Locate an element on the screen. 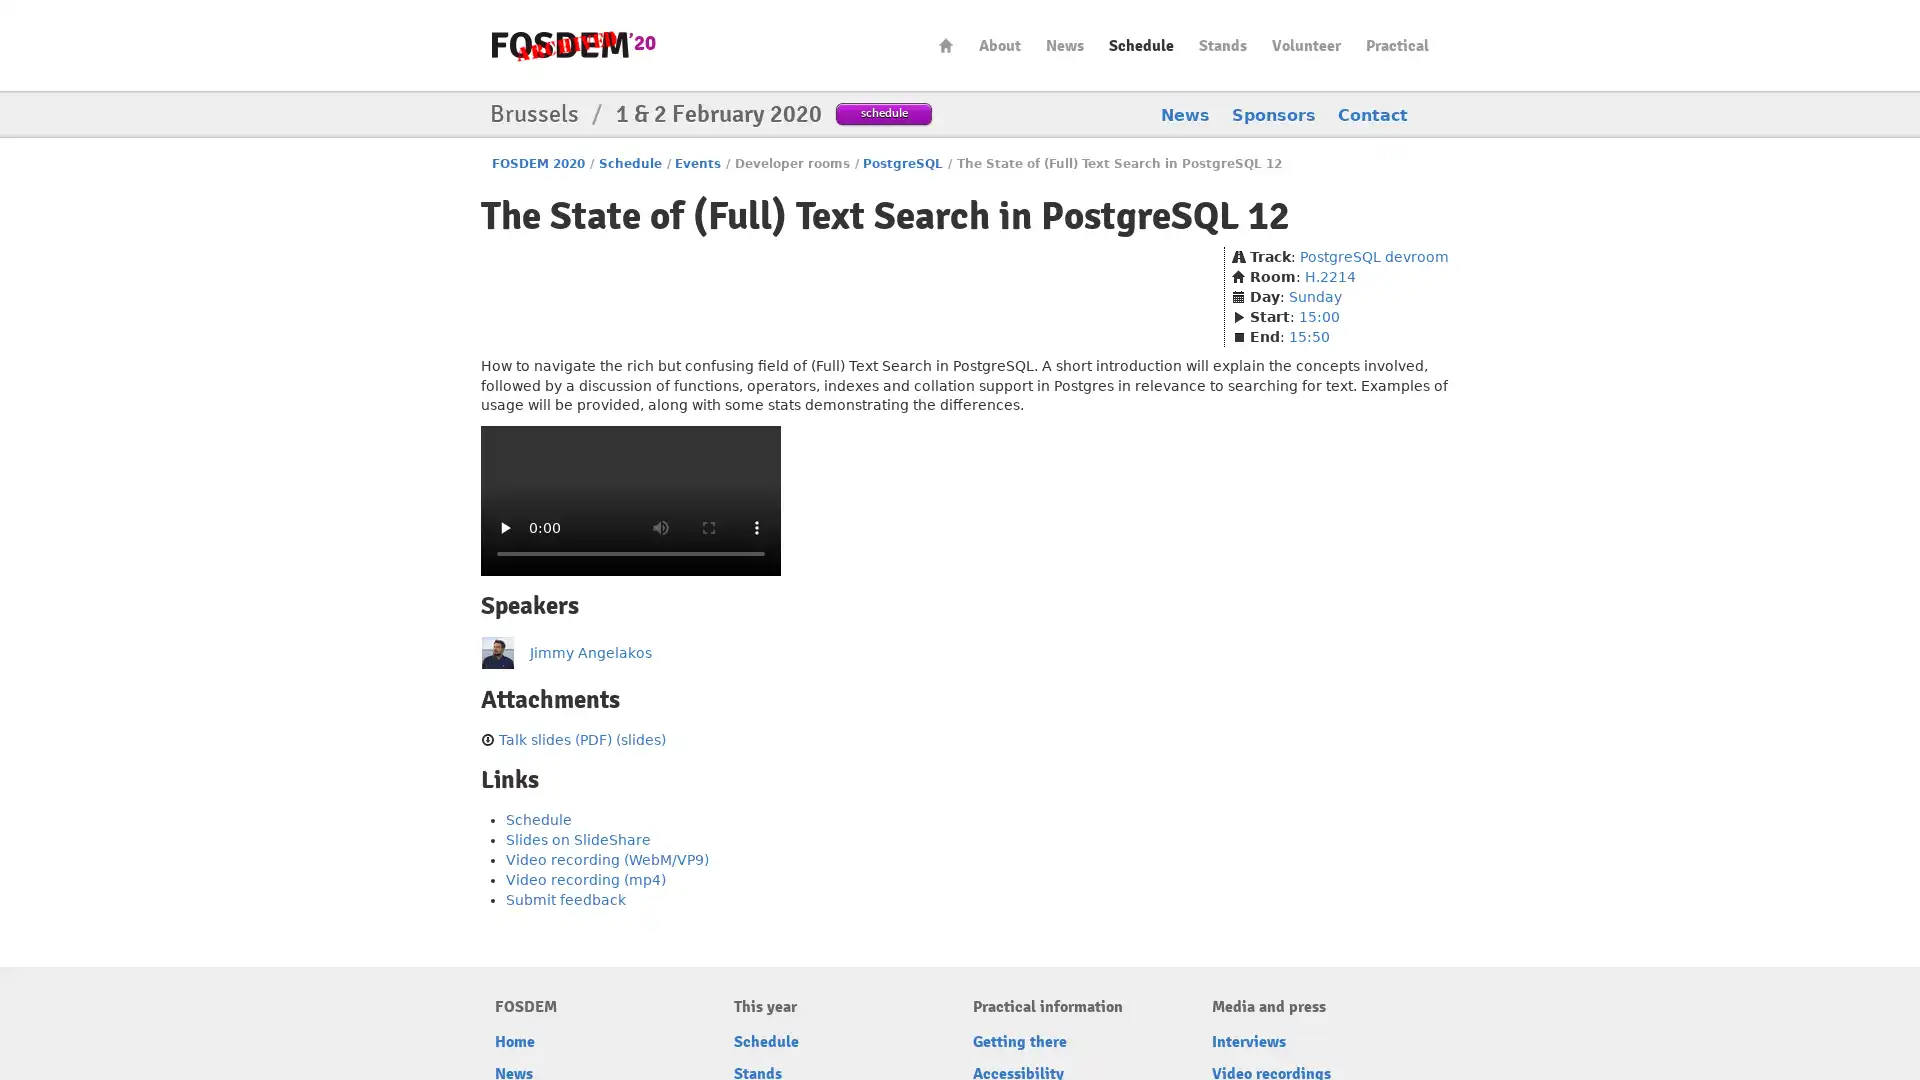  mute is located at coordinates (661, 526).